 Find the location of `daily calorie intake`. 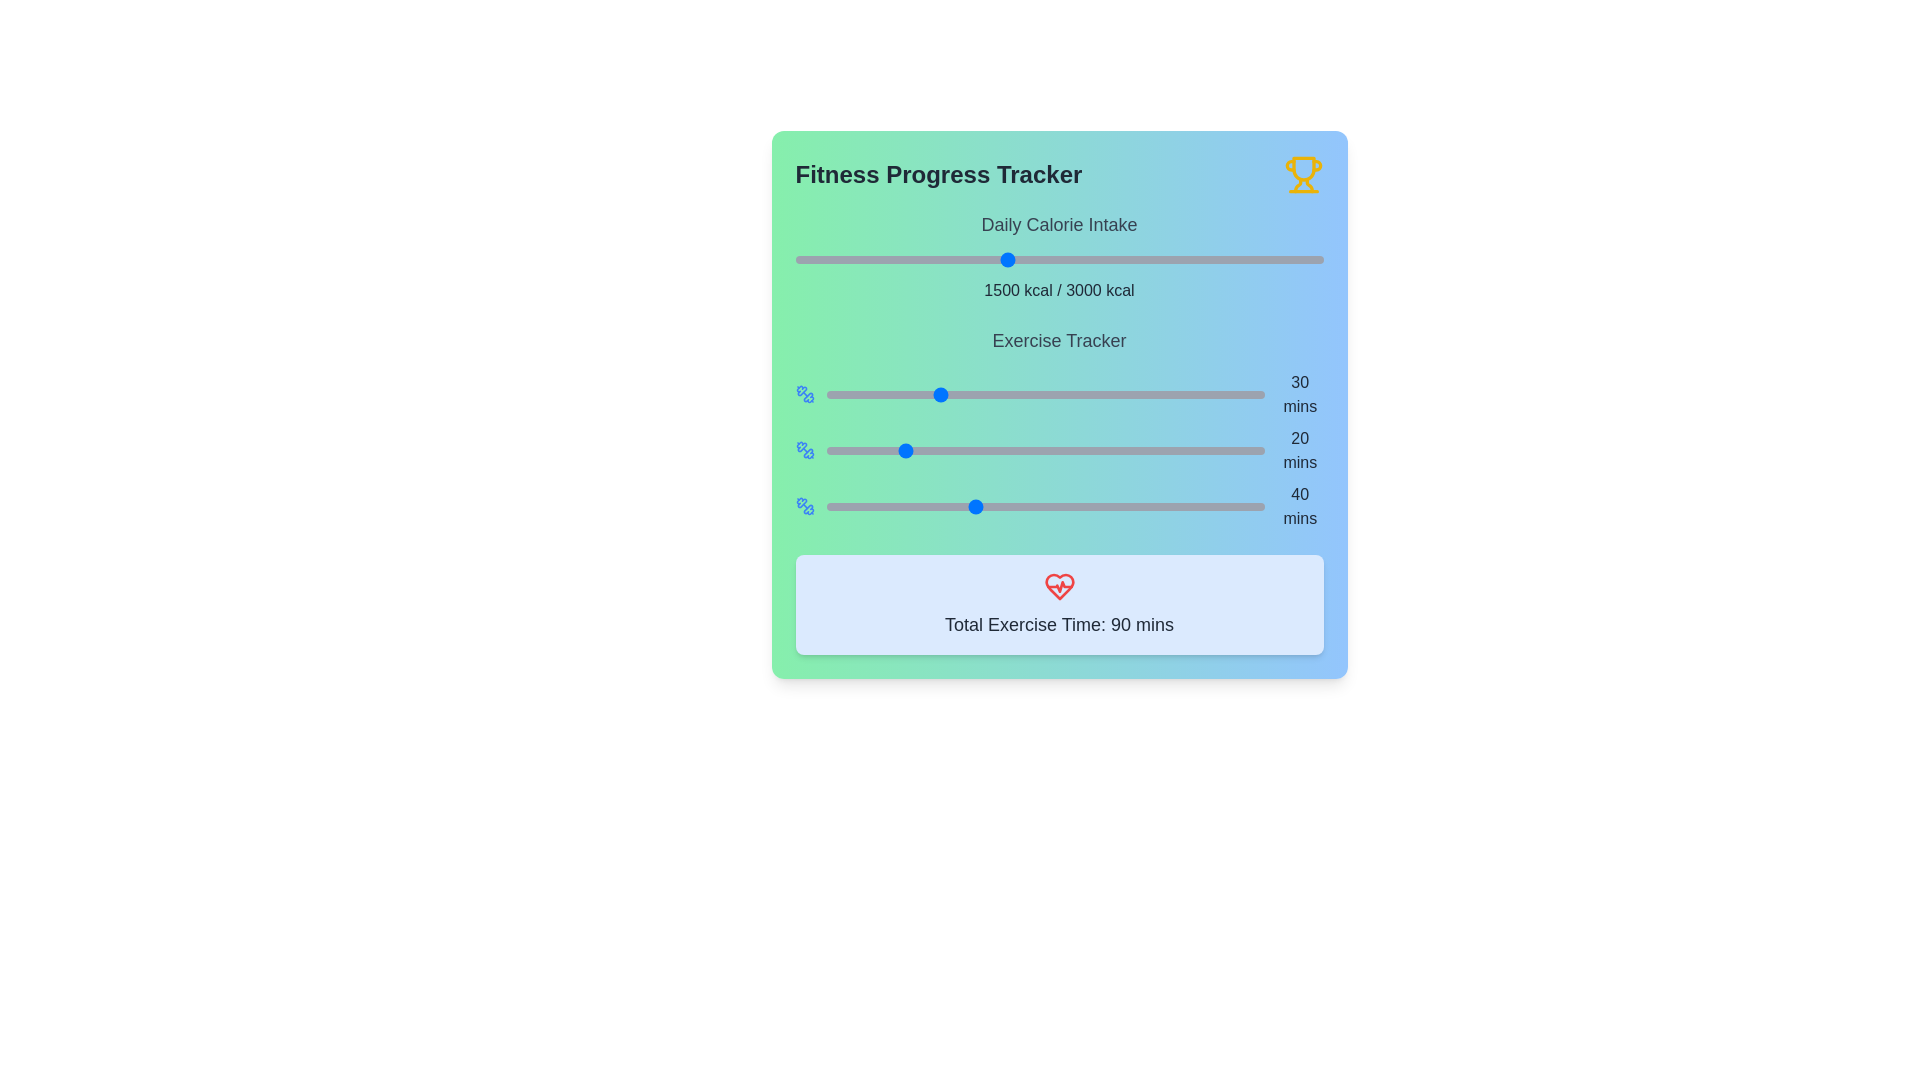

daily calorie intake is located at coordinates (1148, 258).